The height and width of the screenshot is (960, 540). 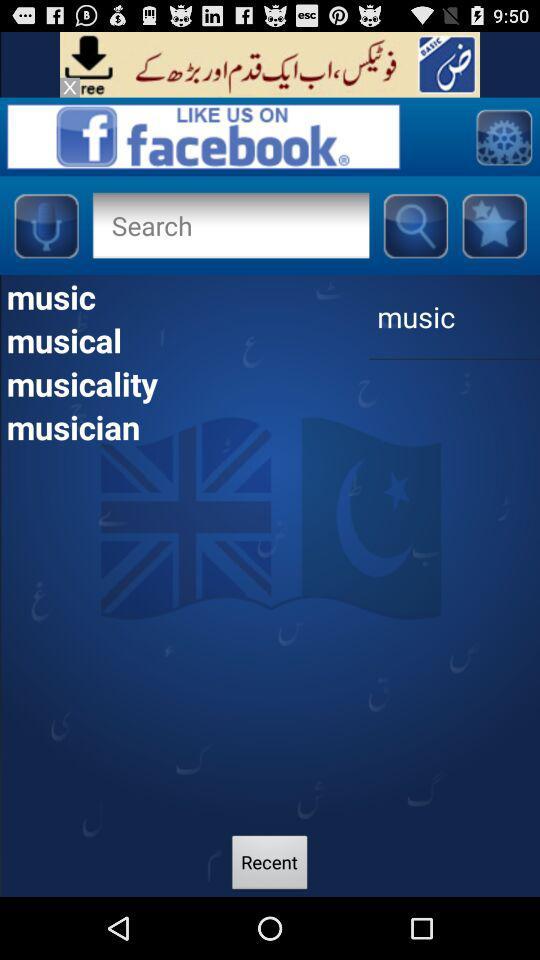 What do you see at coordinates (270, 64) in the screenshot?
I see `advertising link` at bounding box center [270, 64].